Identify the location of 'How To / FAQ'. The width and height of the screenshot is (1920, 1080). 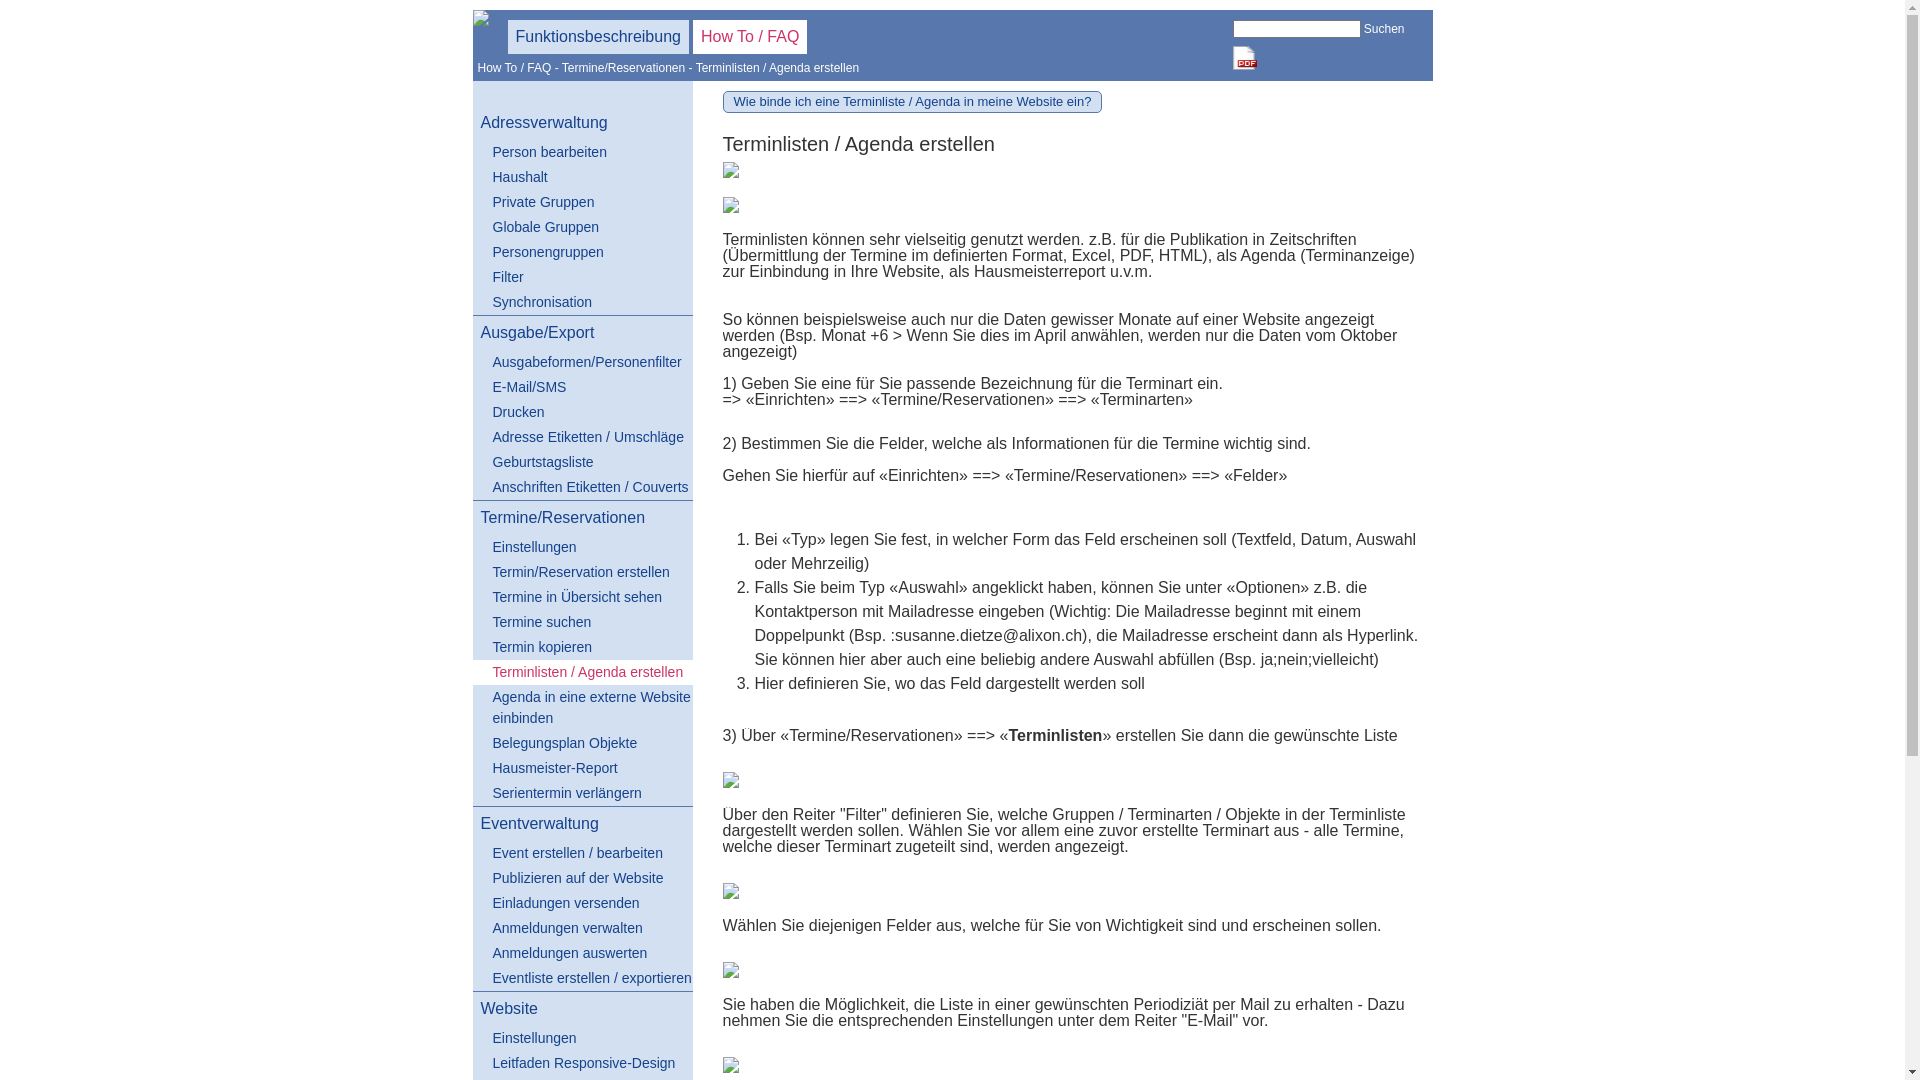
(748, 37).